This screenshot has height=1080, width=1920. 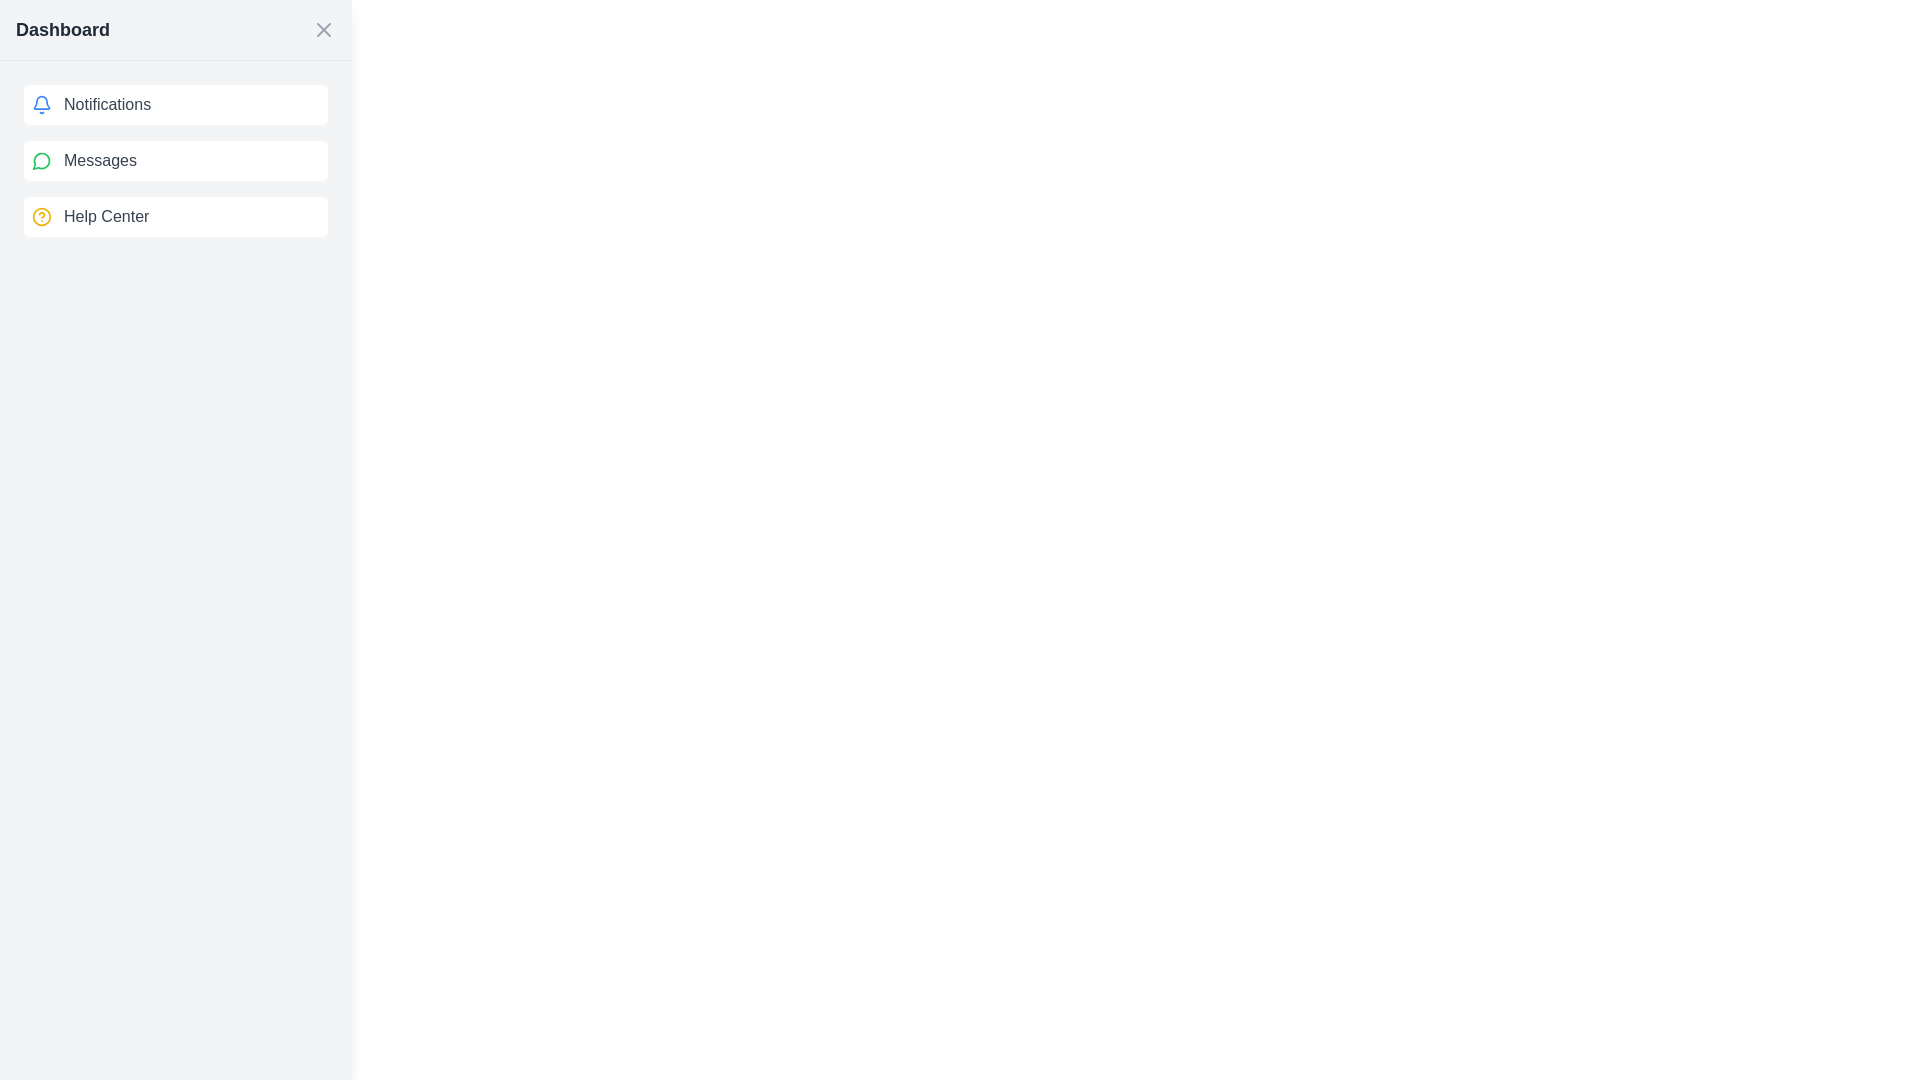 I want to click on the green speech bubble icon representing 'Messages' located in the second menu item of the sidebar, between 'Notifications' and 'Help Center', so click(x=41, y=160).